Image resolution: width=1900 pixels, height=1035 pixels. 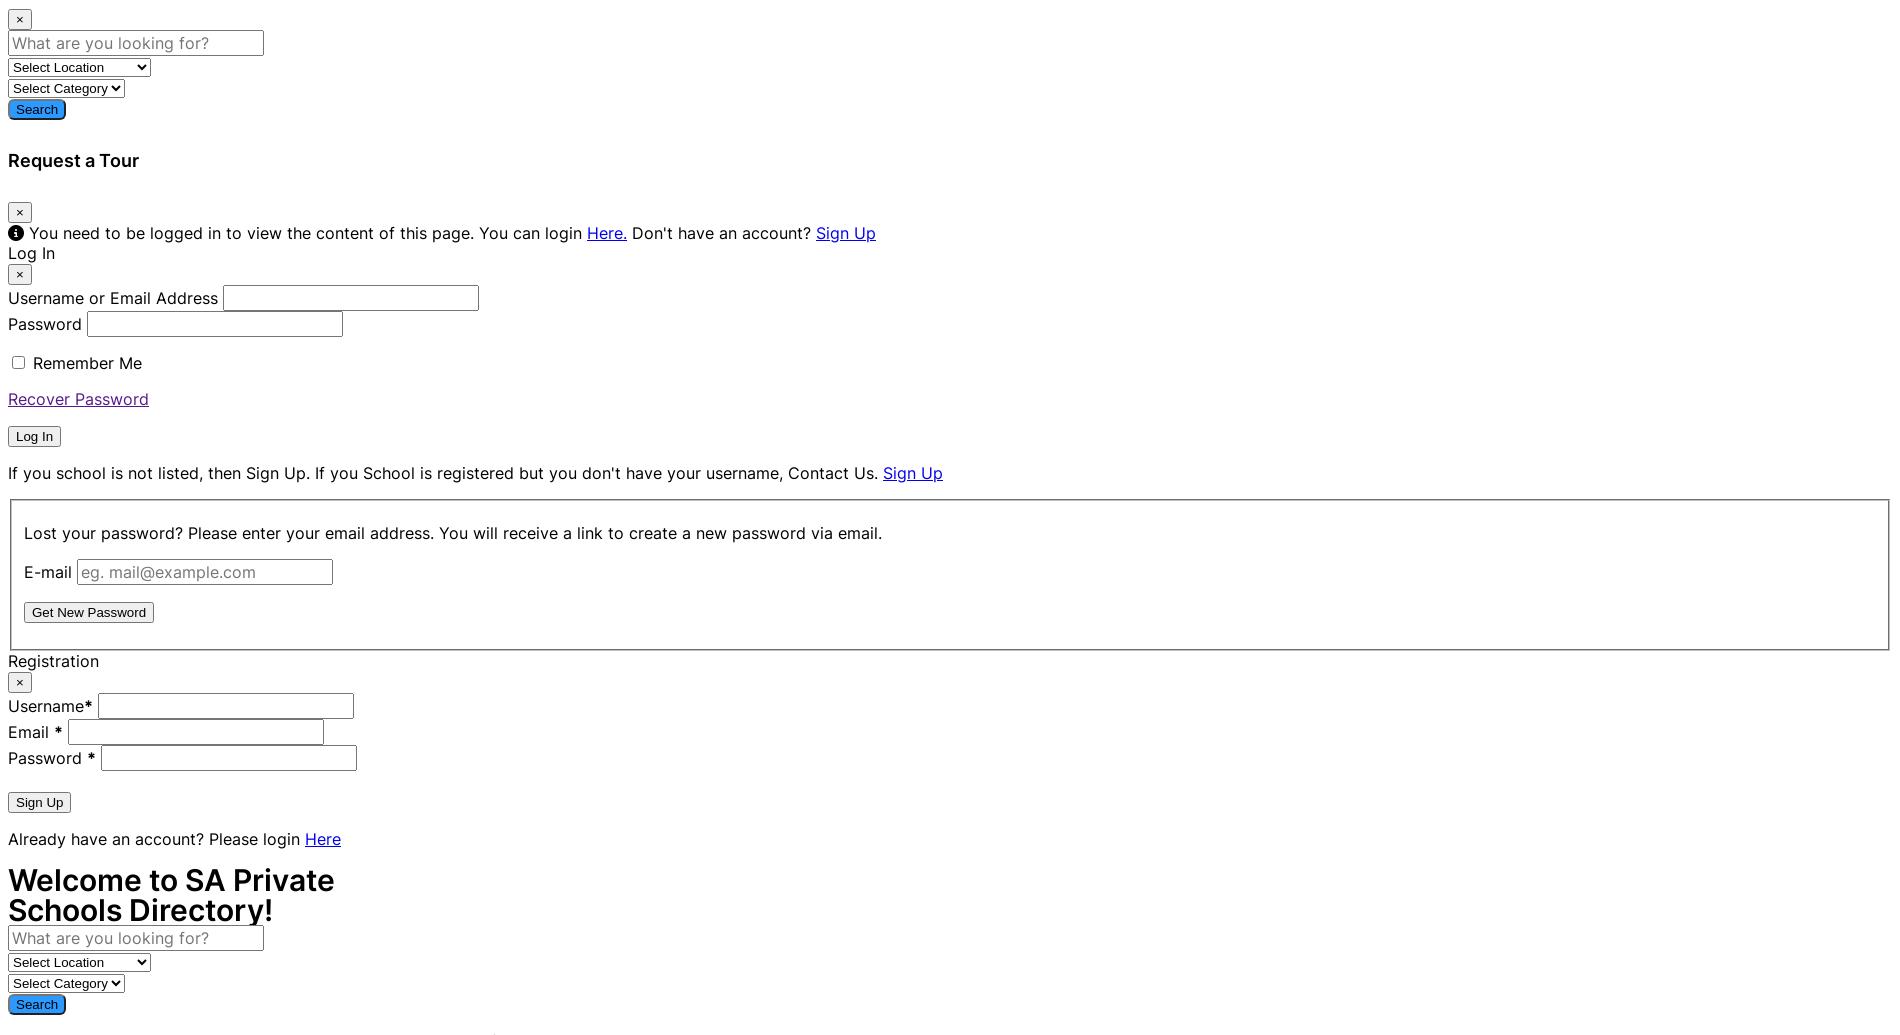 I want to click on 'Request a Tour', so click(x=73, y=160).